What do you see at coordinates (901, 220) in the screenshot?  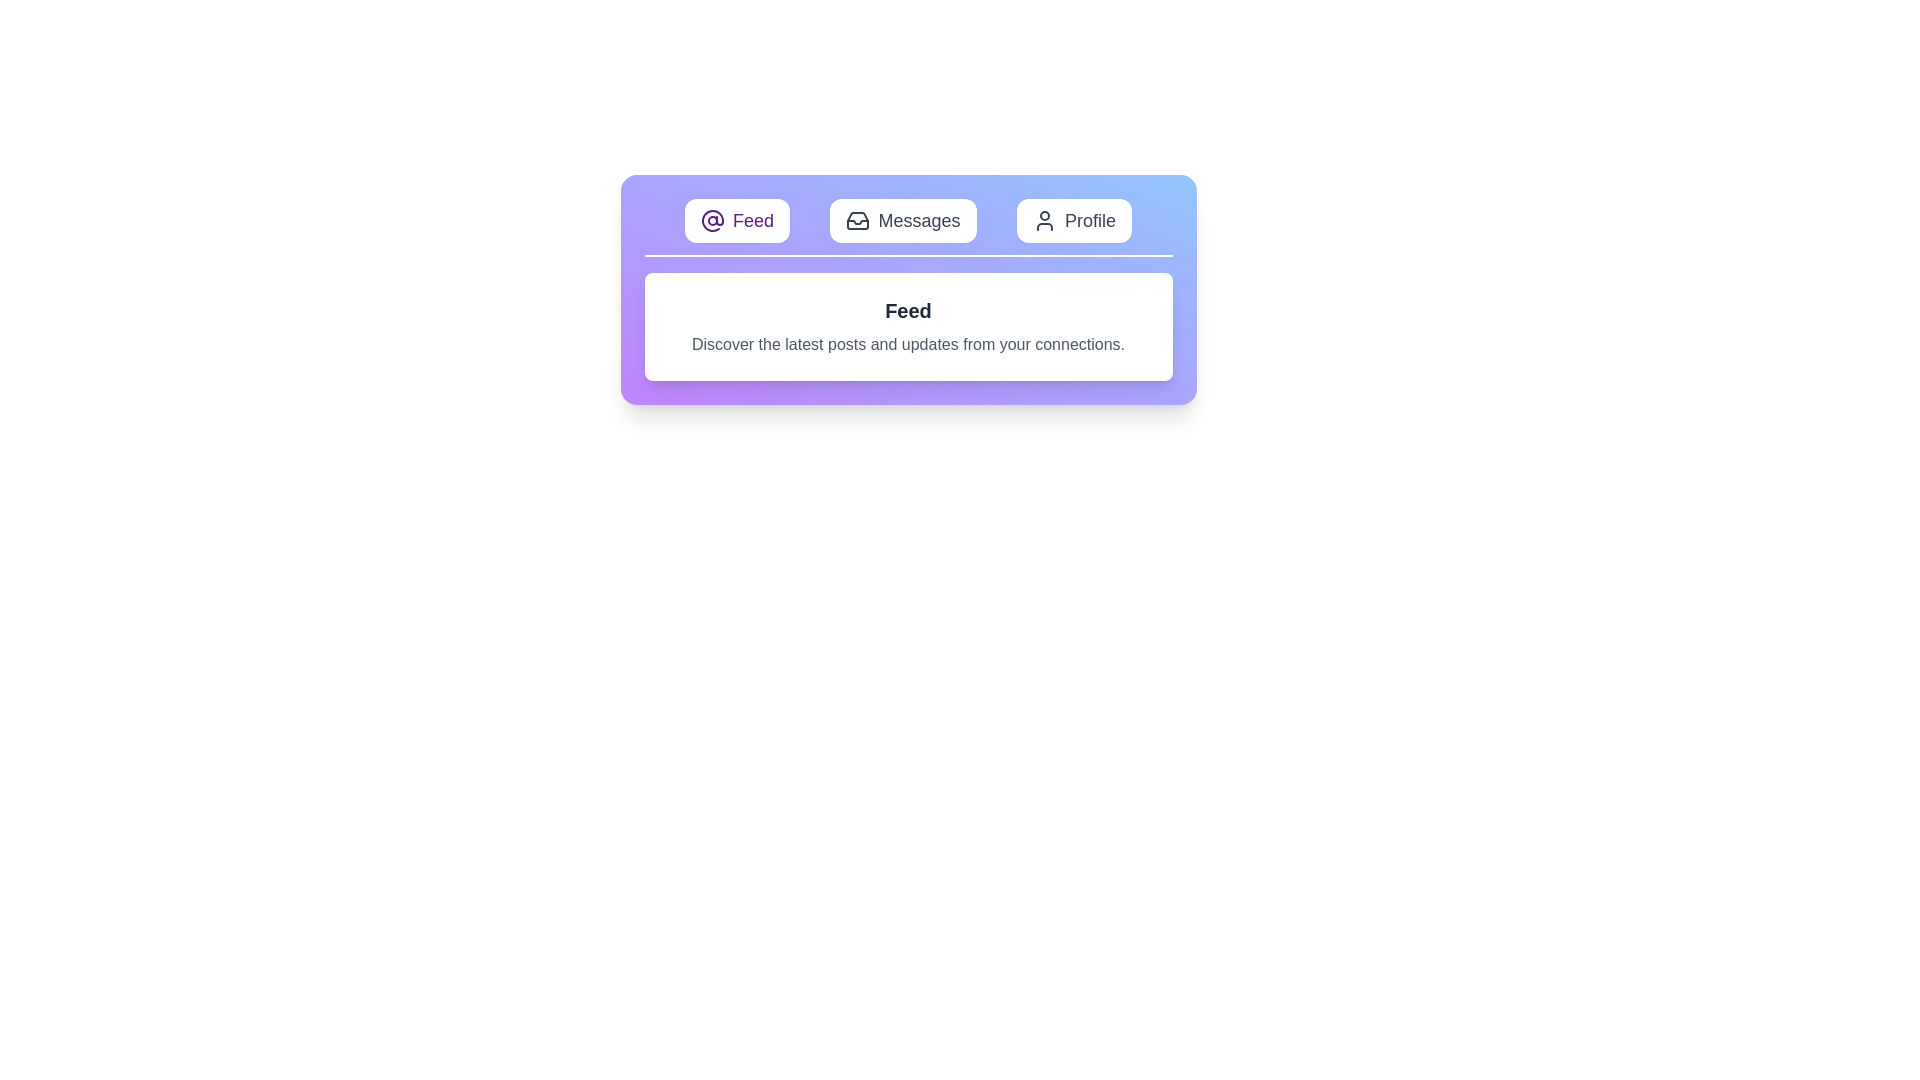 I see `the Messages tab` at bounding box center [901, 220].